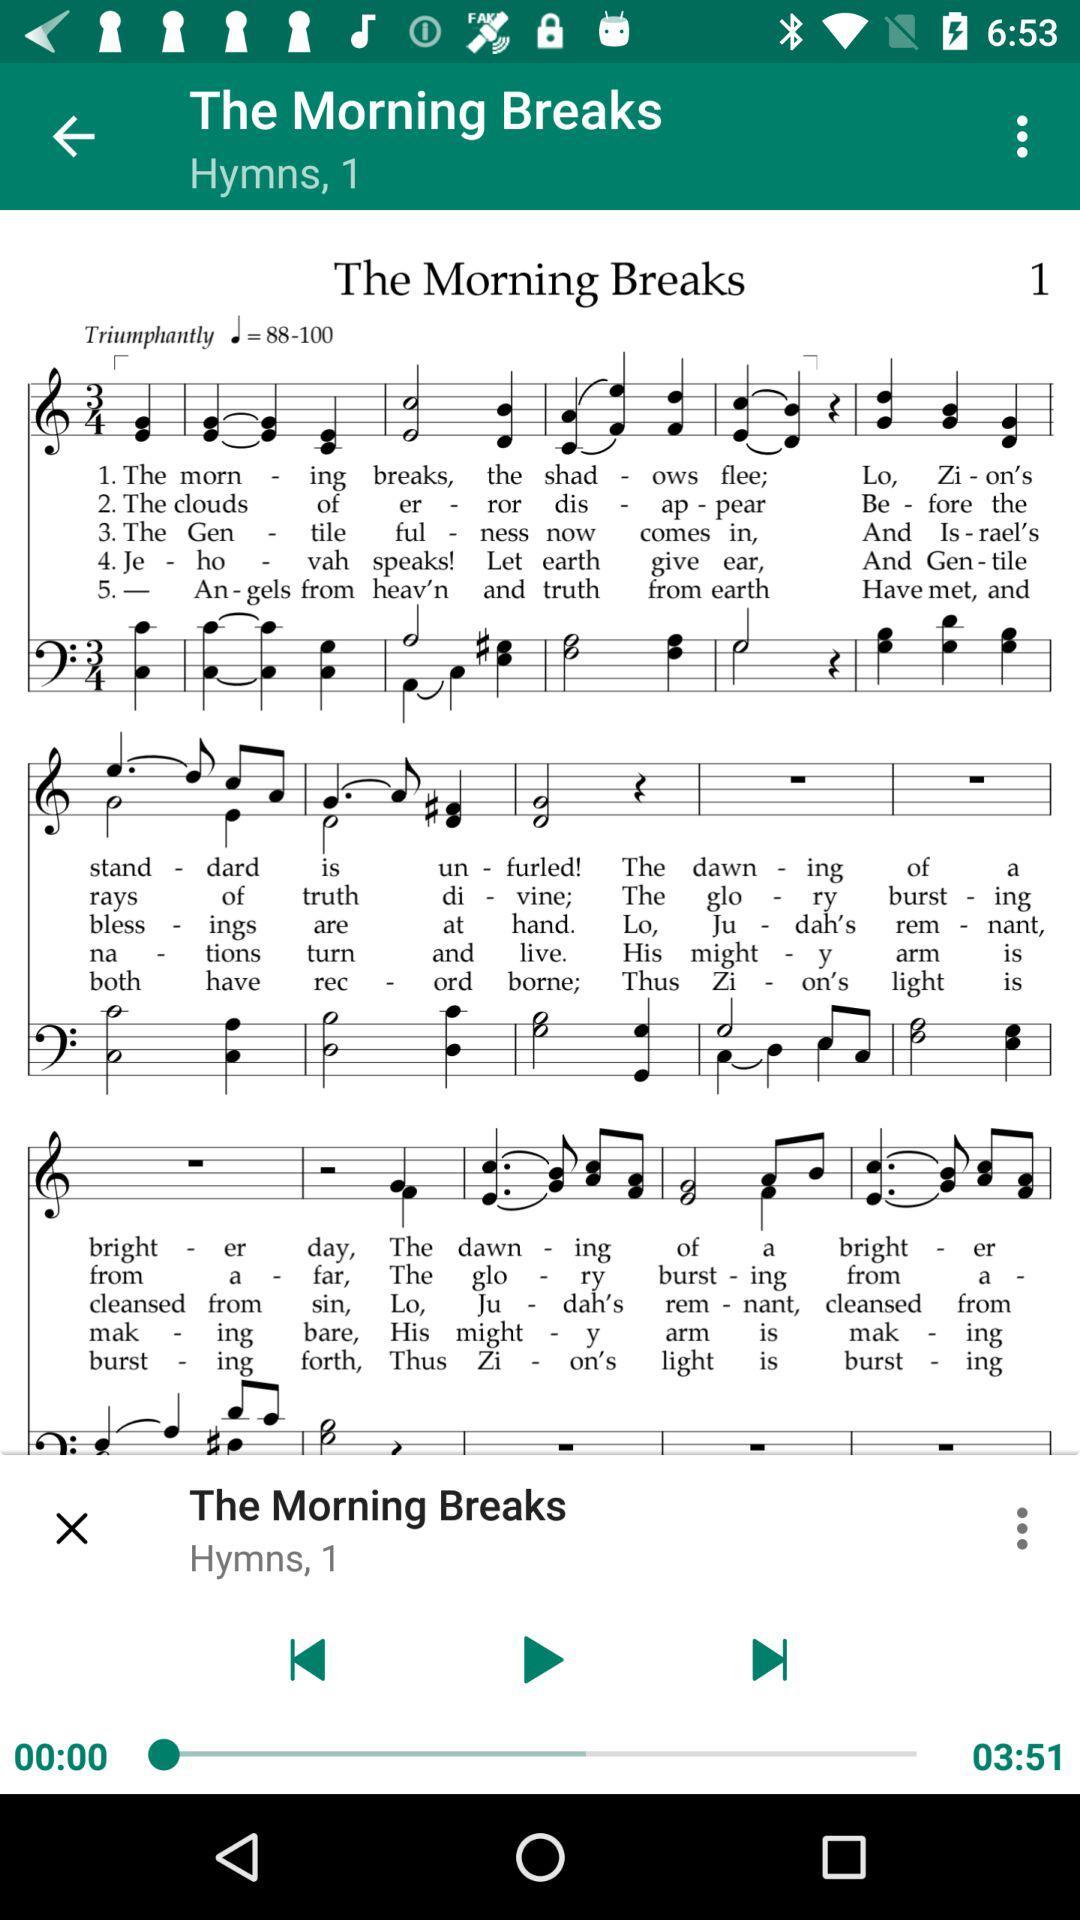 This screenshot has width=1080, height=1920. What do you see at coordinates (308, 1659) in the screenshot?
I see `repeat this track` at bounding box center [308, 1659].